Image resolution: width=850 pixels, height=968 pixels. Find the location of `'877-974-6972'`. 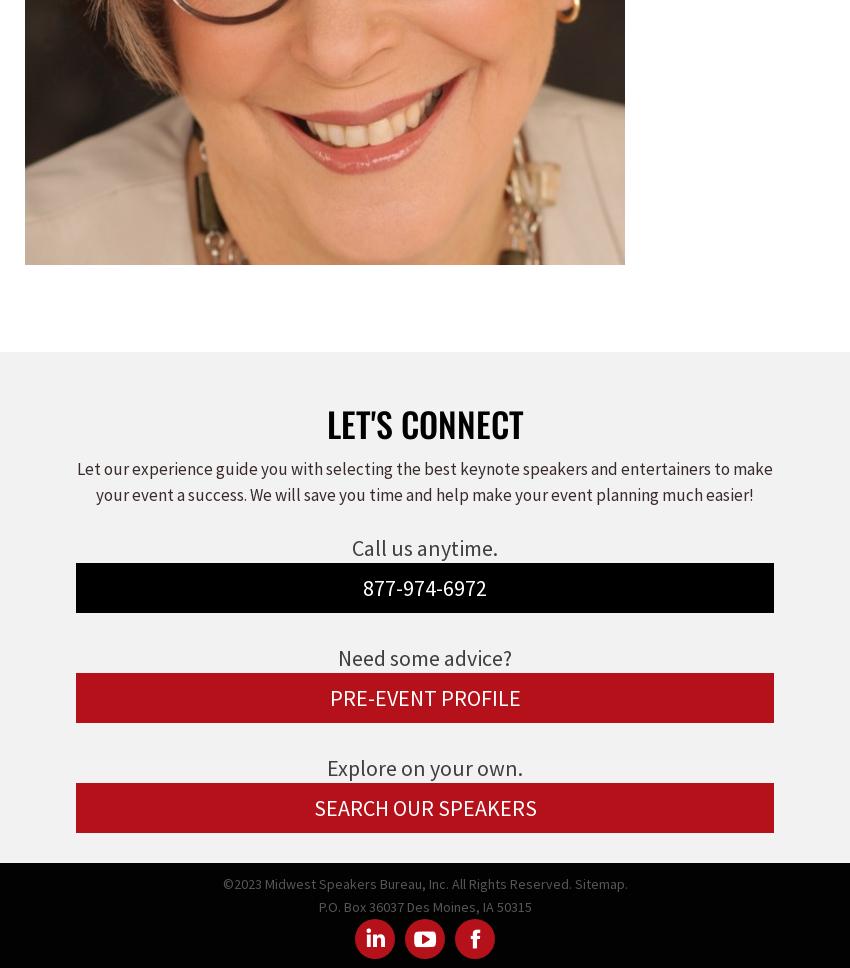

'877-974-6972' is located at coordinates (425, 587).